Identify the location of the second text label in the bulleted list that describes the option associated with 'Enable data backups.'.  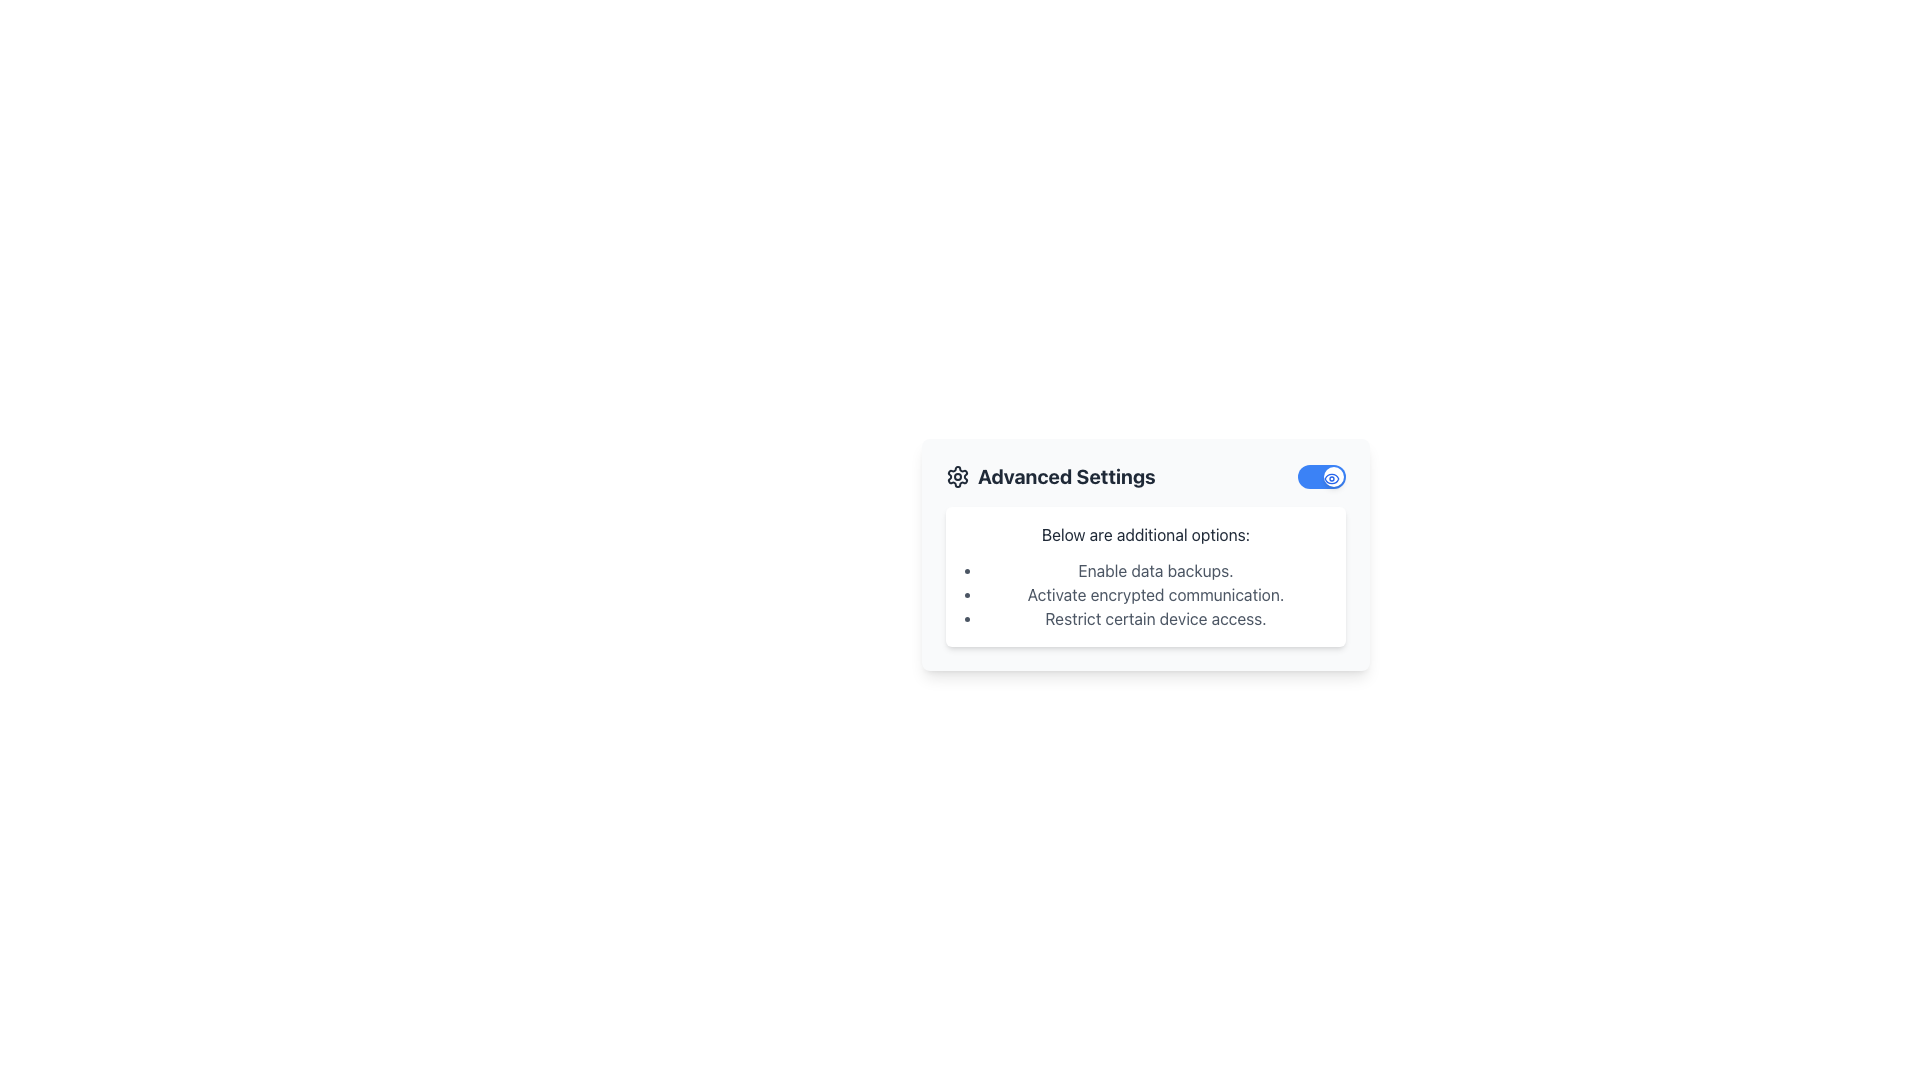
(1156, 593).